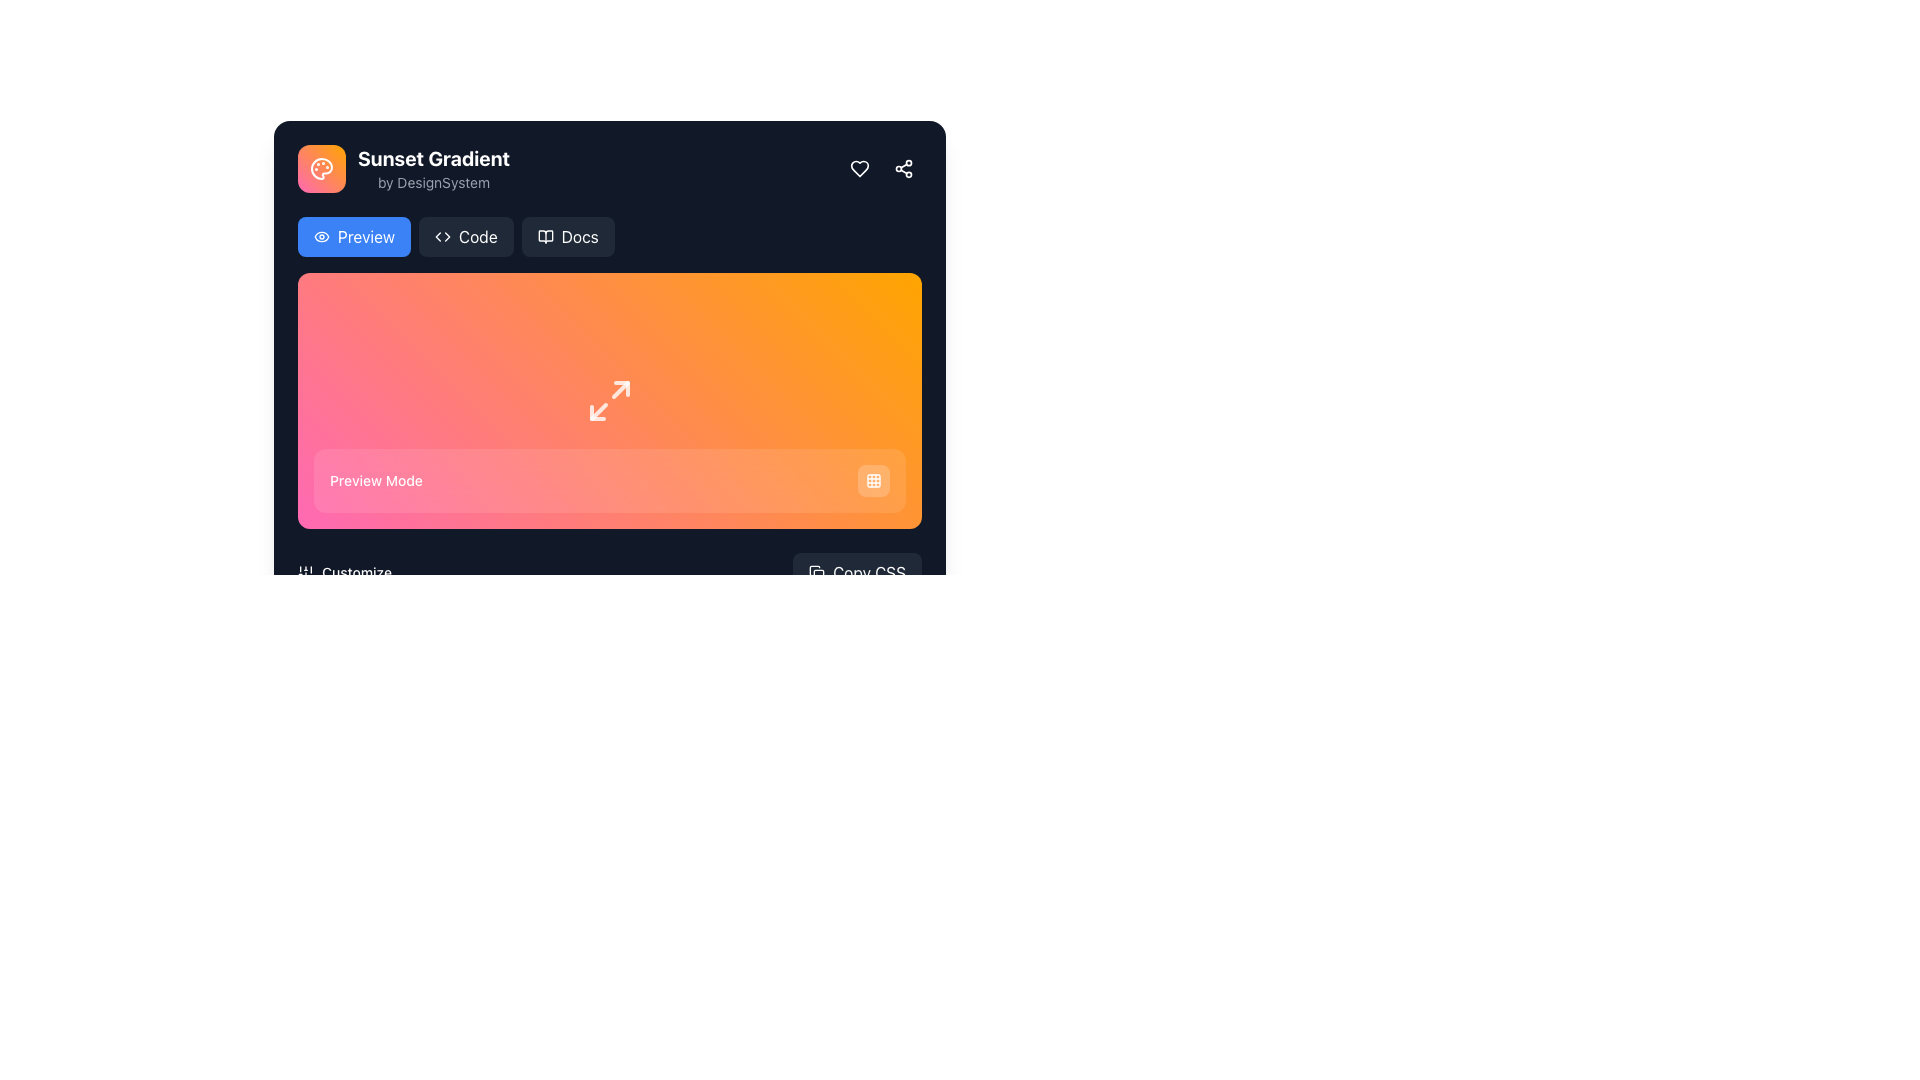 This screenshot has width=1920, height=1080. What do you see at coordinates (608, 573) in the screenshot?
I see `the 'Customize' text label located in the bottom section of the main card, just below the gradient preview area and to the left of 'Copy CSS'` at bounding box center [608, 573].